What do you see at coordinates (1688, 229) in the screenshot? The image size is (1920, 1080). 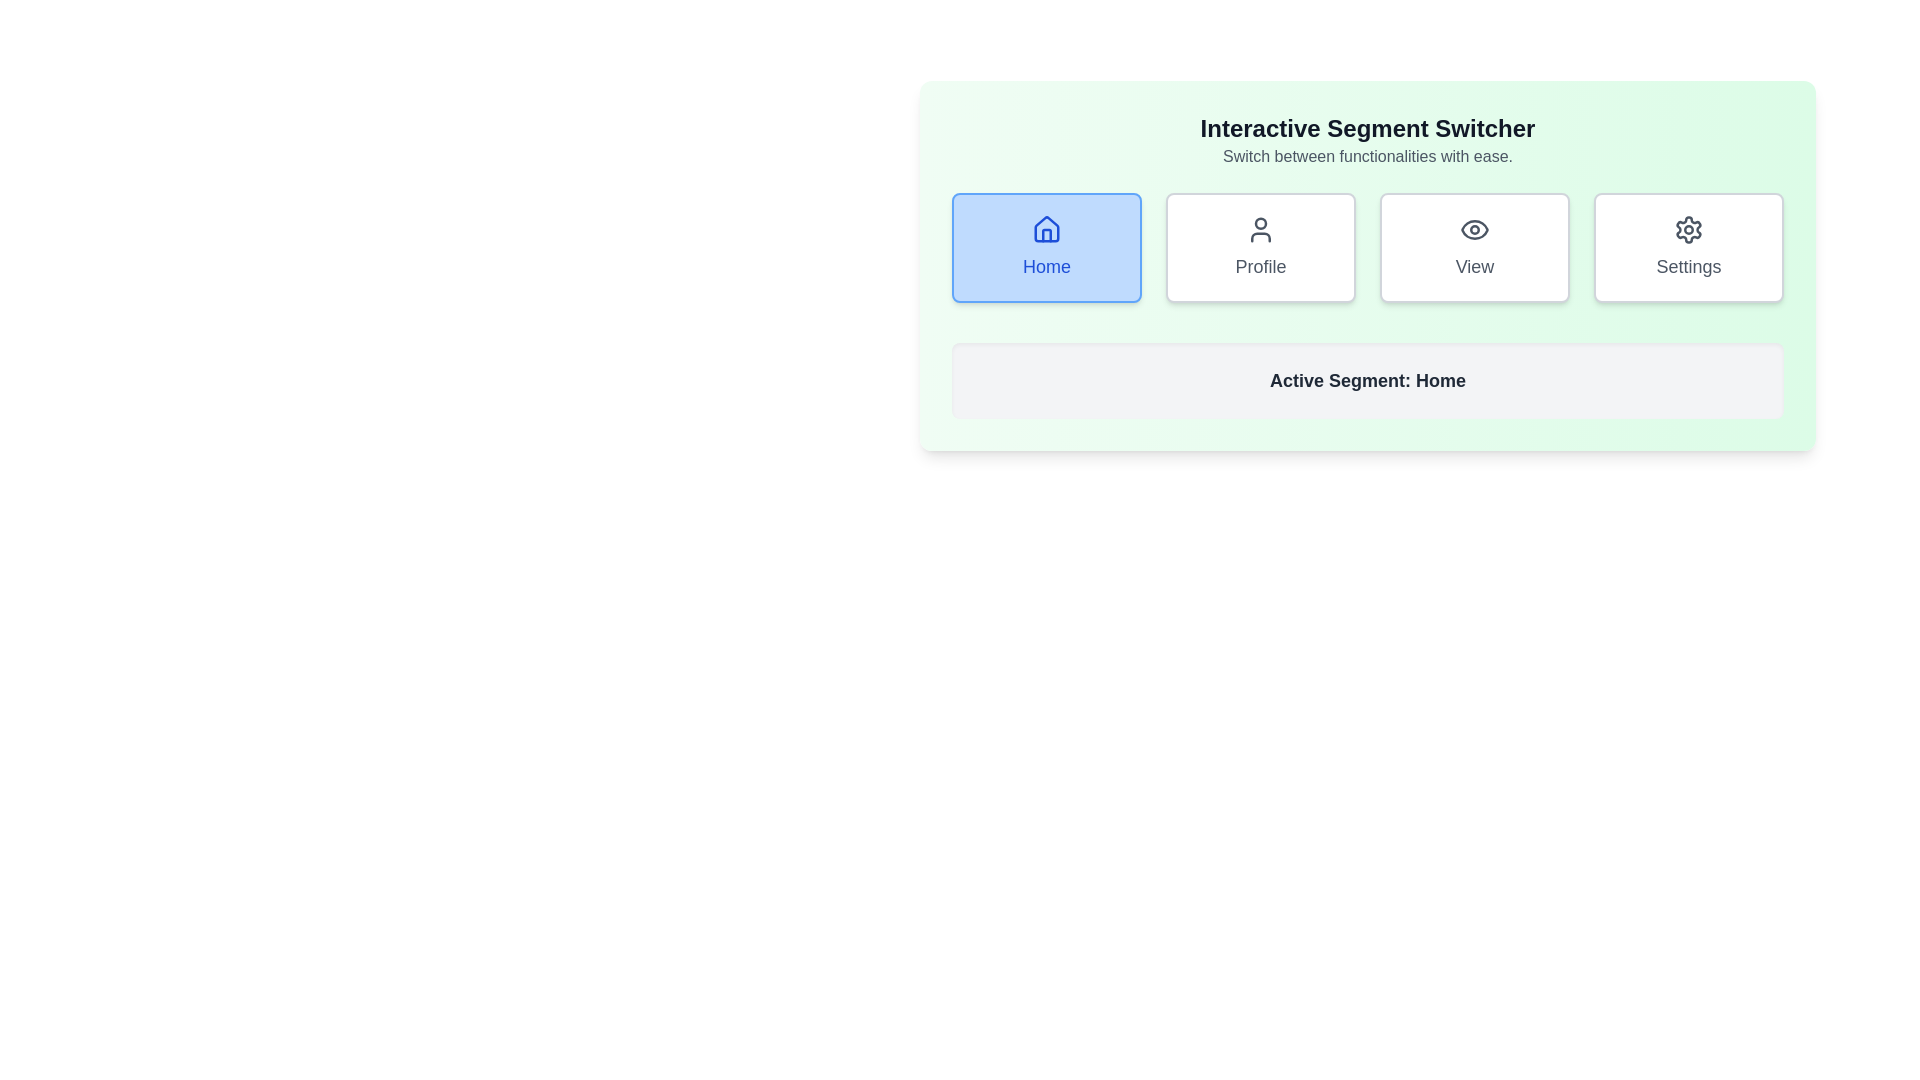 I see `the cogwheel SVG icon located within the 'Settings' card UI, which represents configuration options` at bounding box center [1688, 229].